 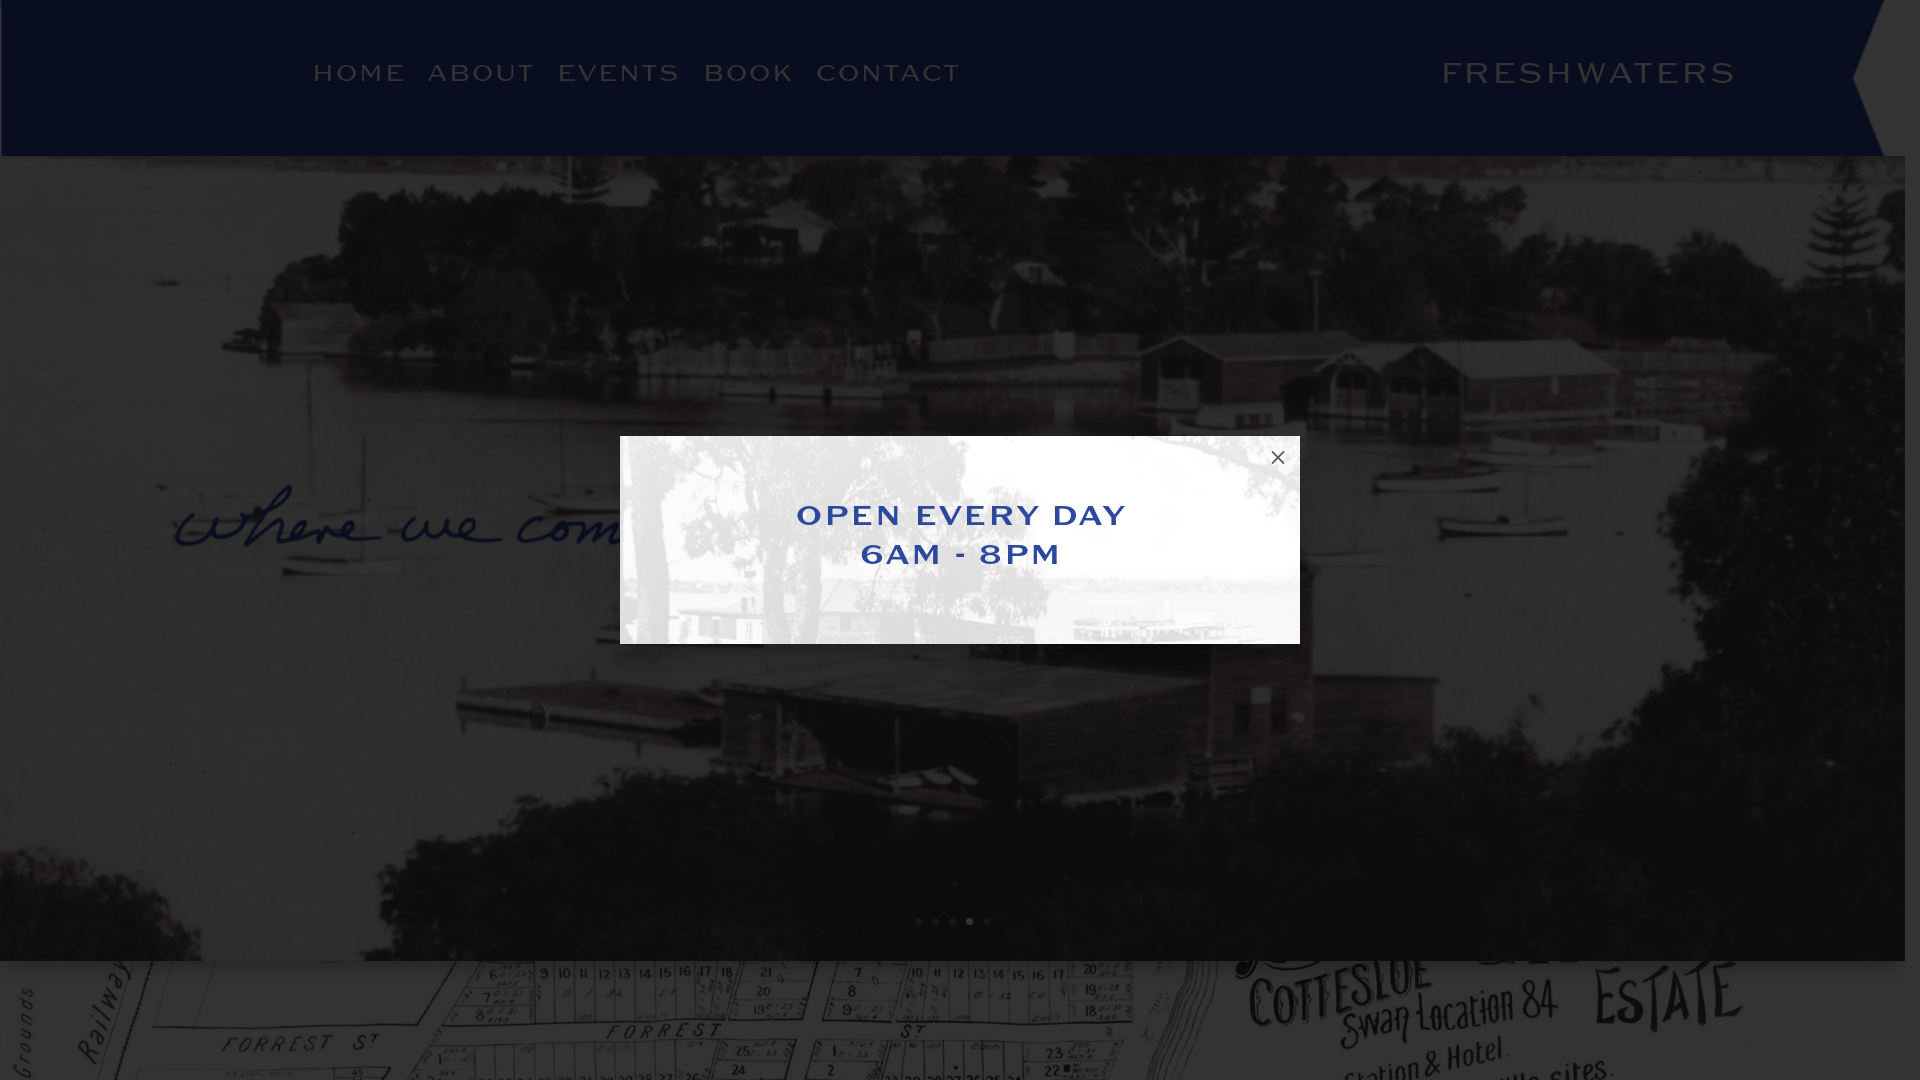 I want to click on '5', so click(x=986, y=921).